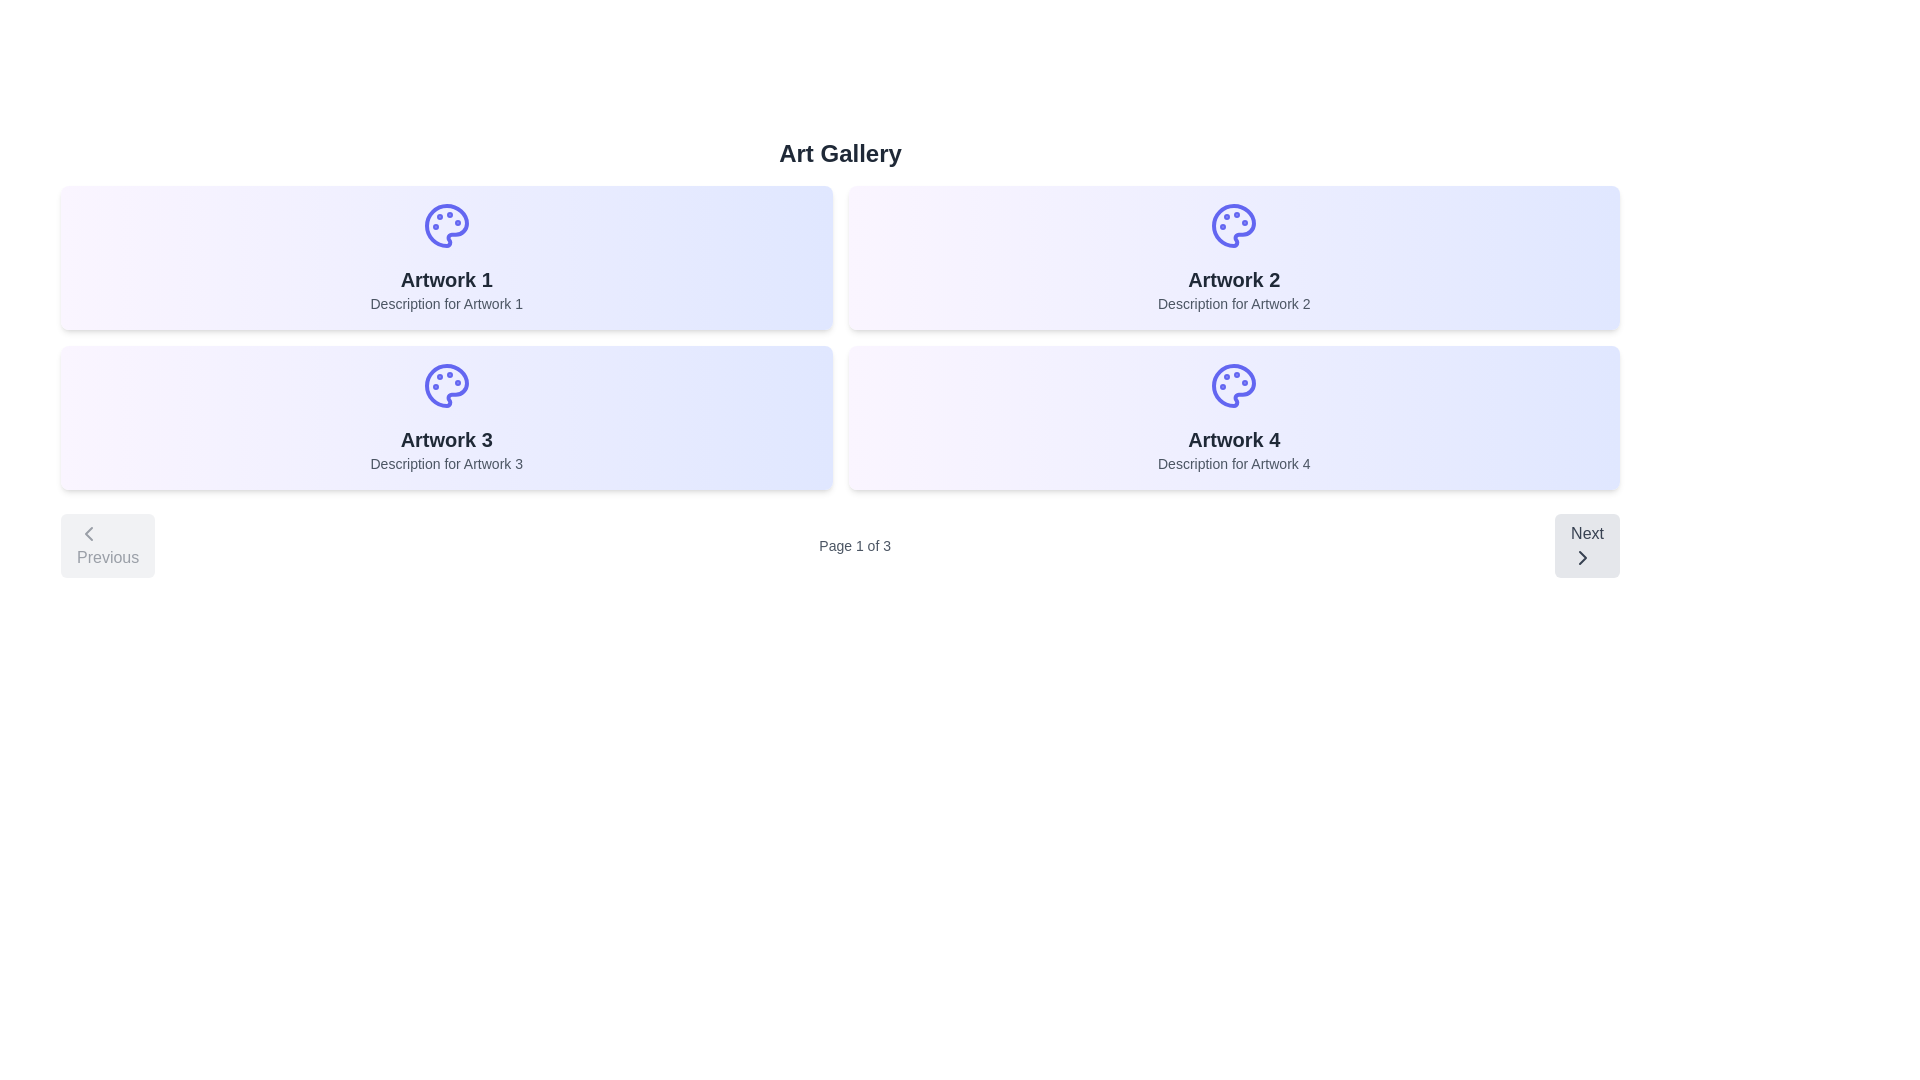 This screenshot has width=1920, height=1080. What do you see at coordinates (107, 546) in the screenshot?
I see `the 'Previous' button, which has a light gray background and rounded corners` at bounding box center [107, 546].